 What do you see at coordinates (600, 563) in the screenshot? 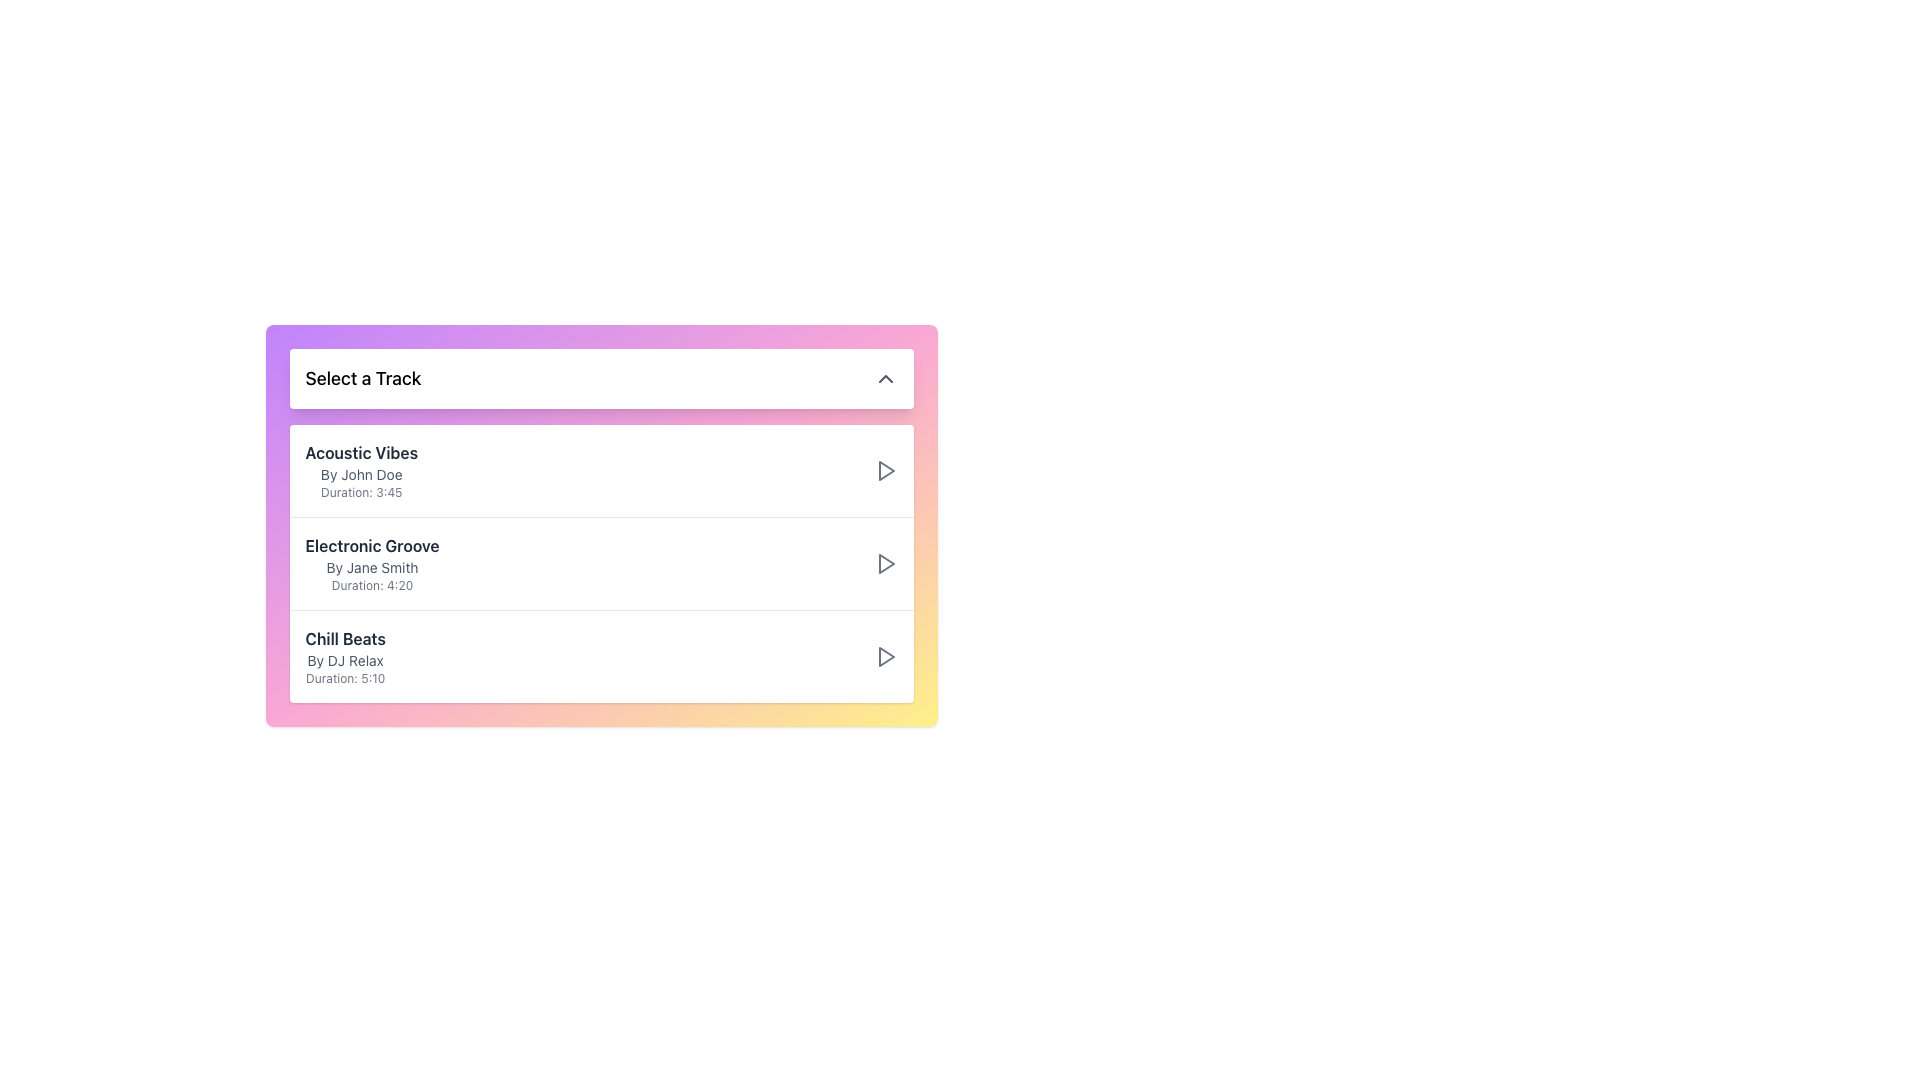
I see `the second track element in the playlist labeled 'Electronic Groove' by 'Jane Smith'` at bounding box center [600, 563].